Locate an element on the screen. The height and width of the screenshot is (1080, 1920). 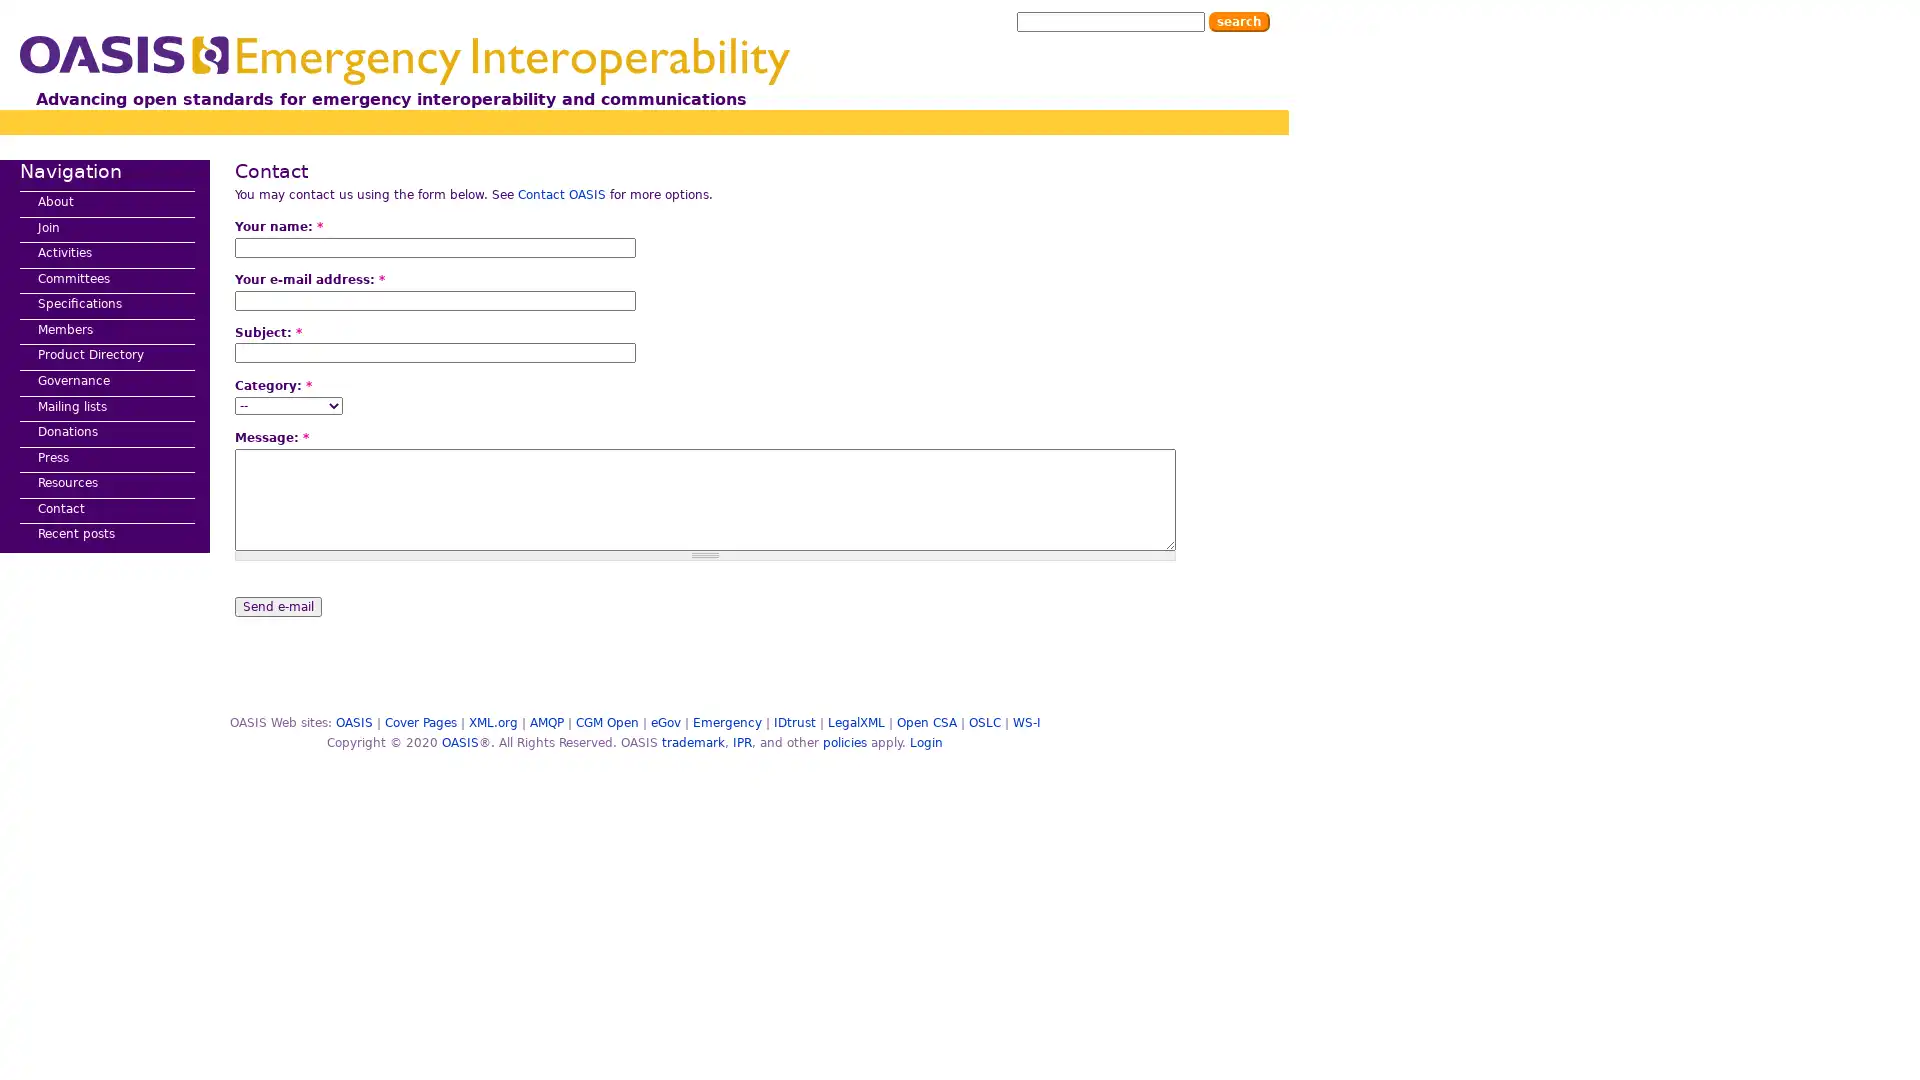
Search is located at coordinates (1238, 22).